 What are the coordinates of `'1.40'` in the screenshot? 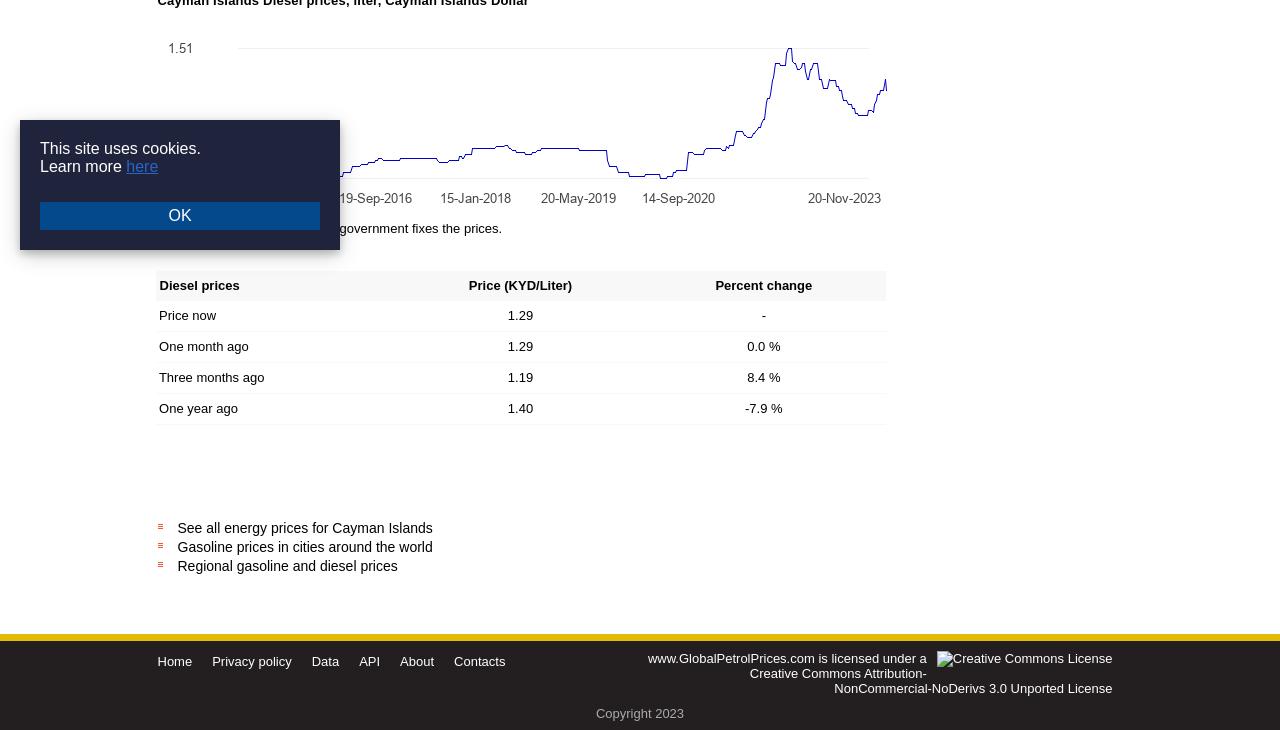 It's located at (519, 407).